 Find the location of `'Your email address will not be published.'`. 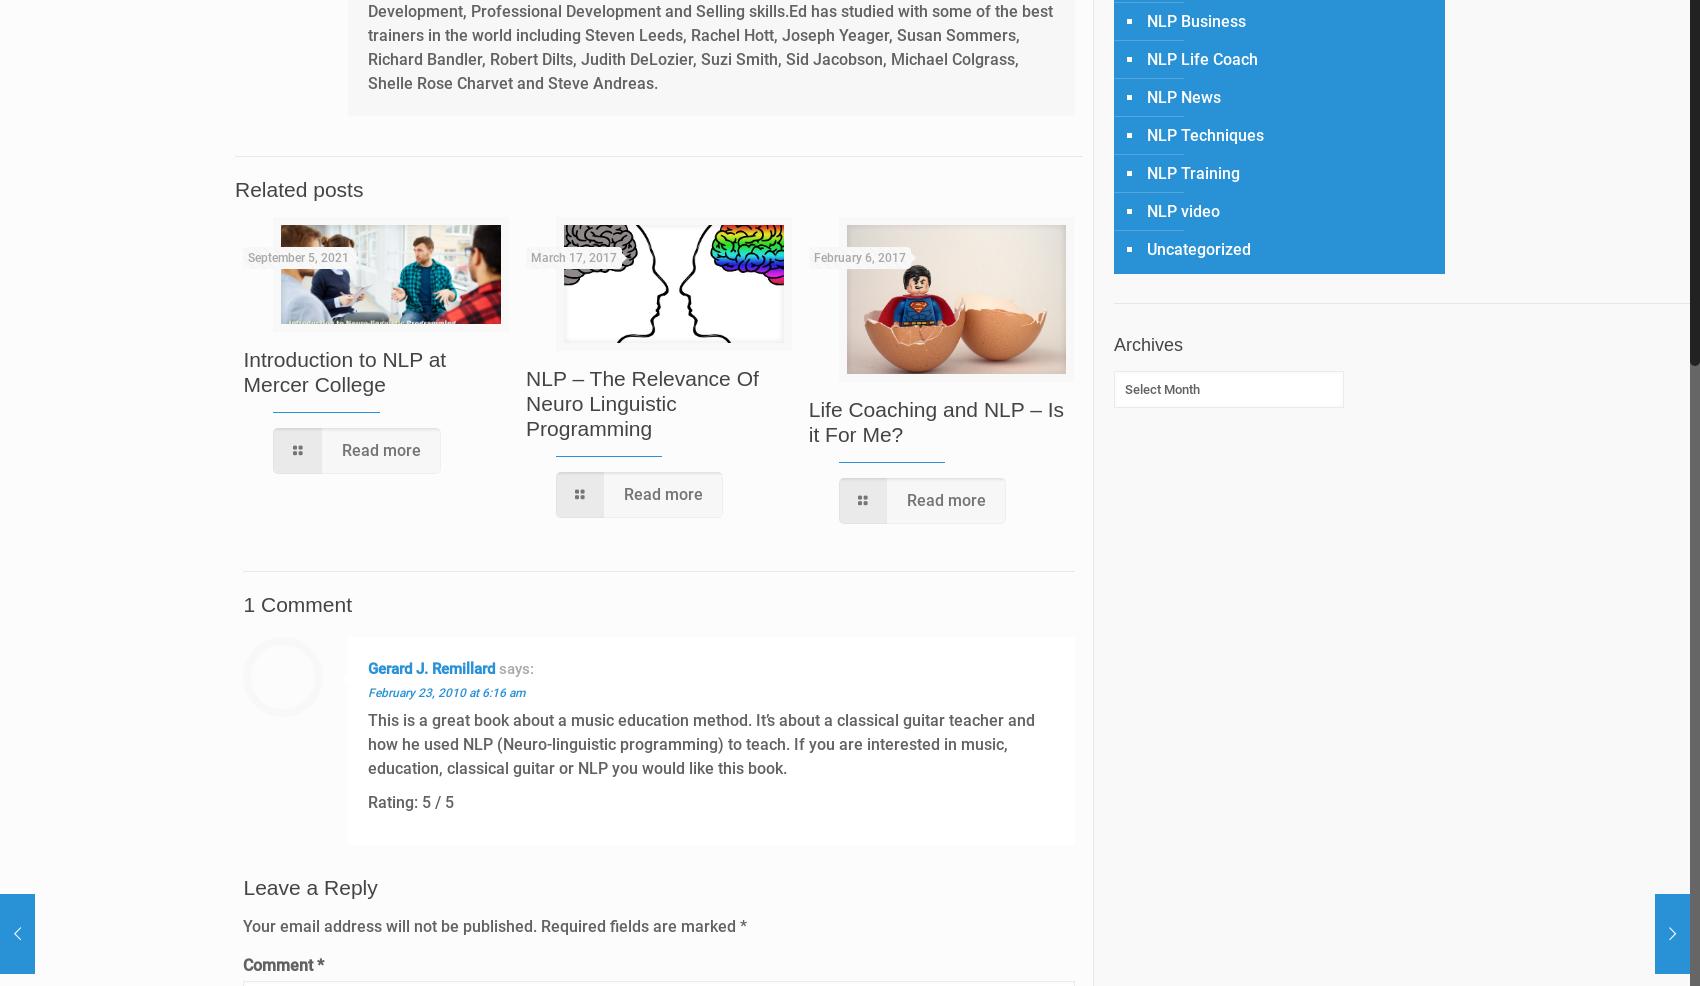

'Your email address will not be published.' is located at coordinates (242, 926).